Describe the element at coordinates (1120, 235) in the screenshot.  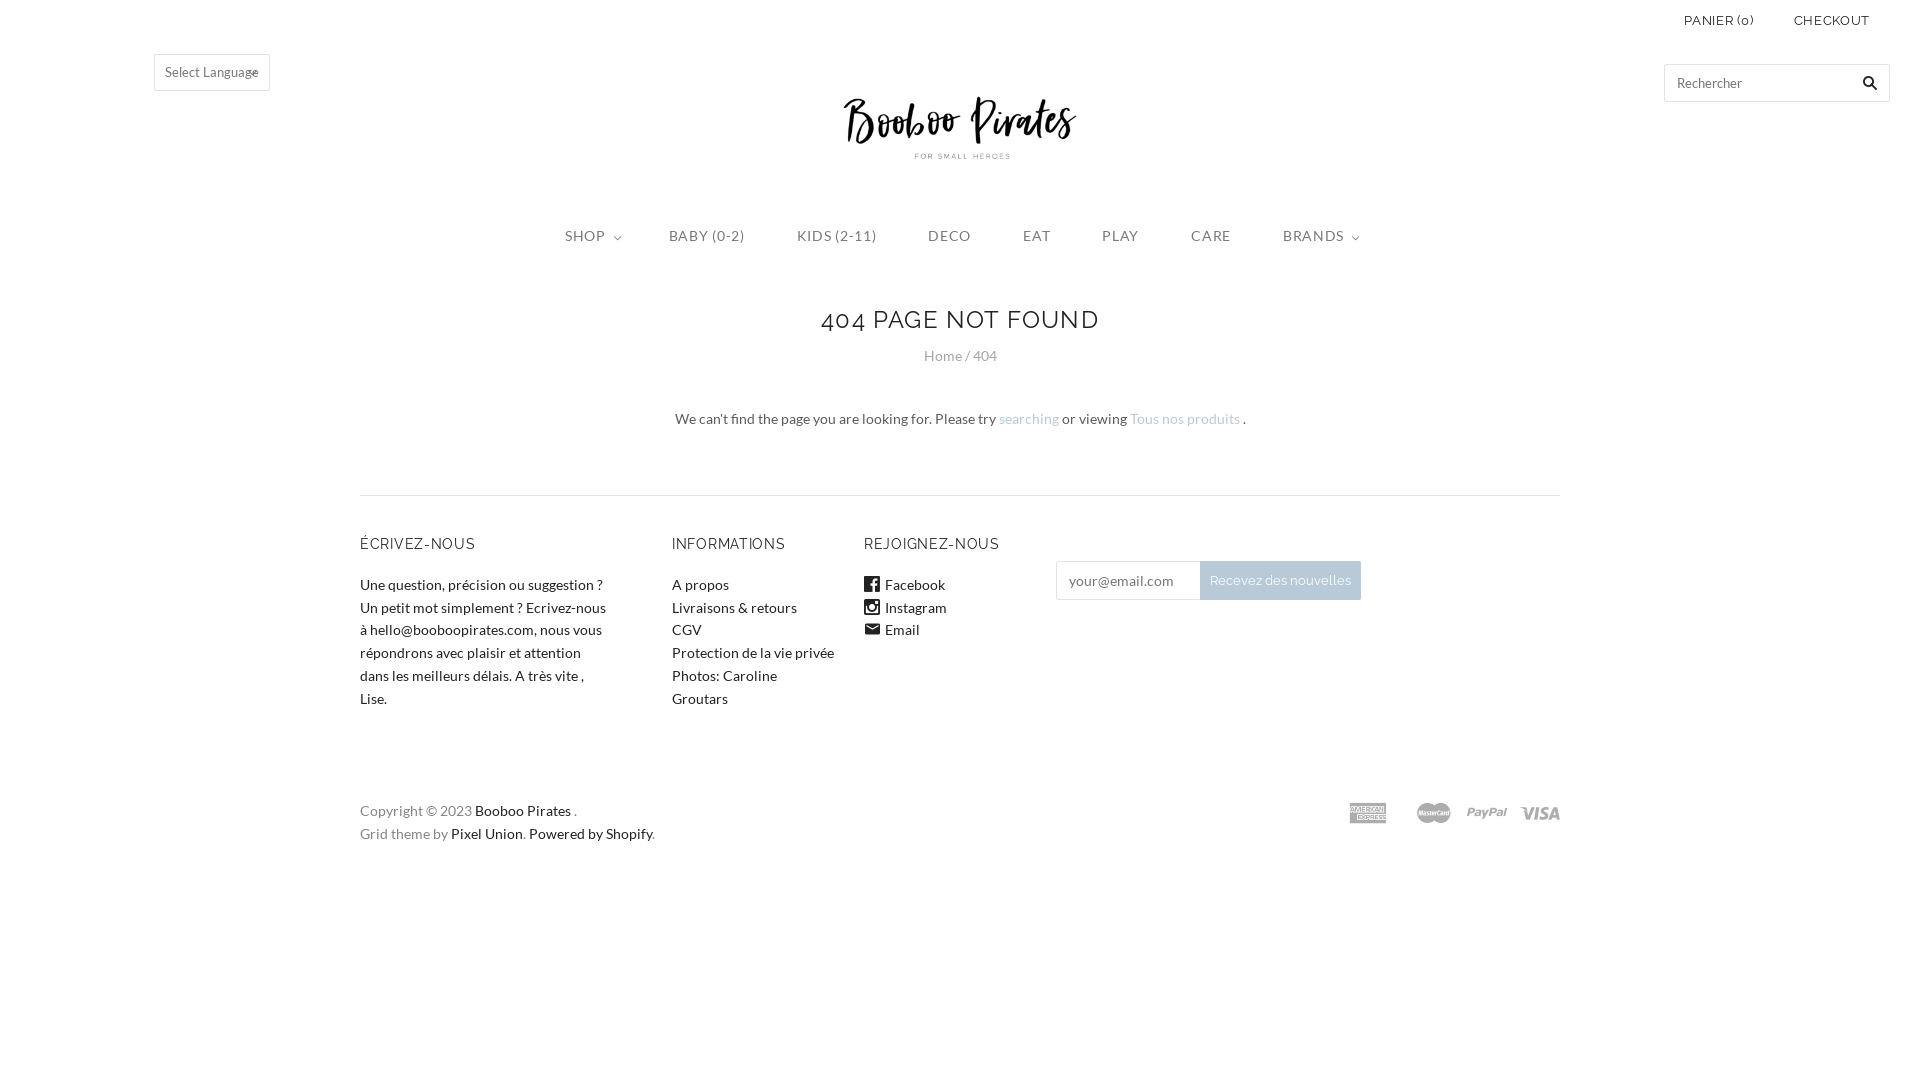
I see `'PLAY'` at that location.